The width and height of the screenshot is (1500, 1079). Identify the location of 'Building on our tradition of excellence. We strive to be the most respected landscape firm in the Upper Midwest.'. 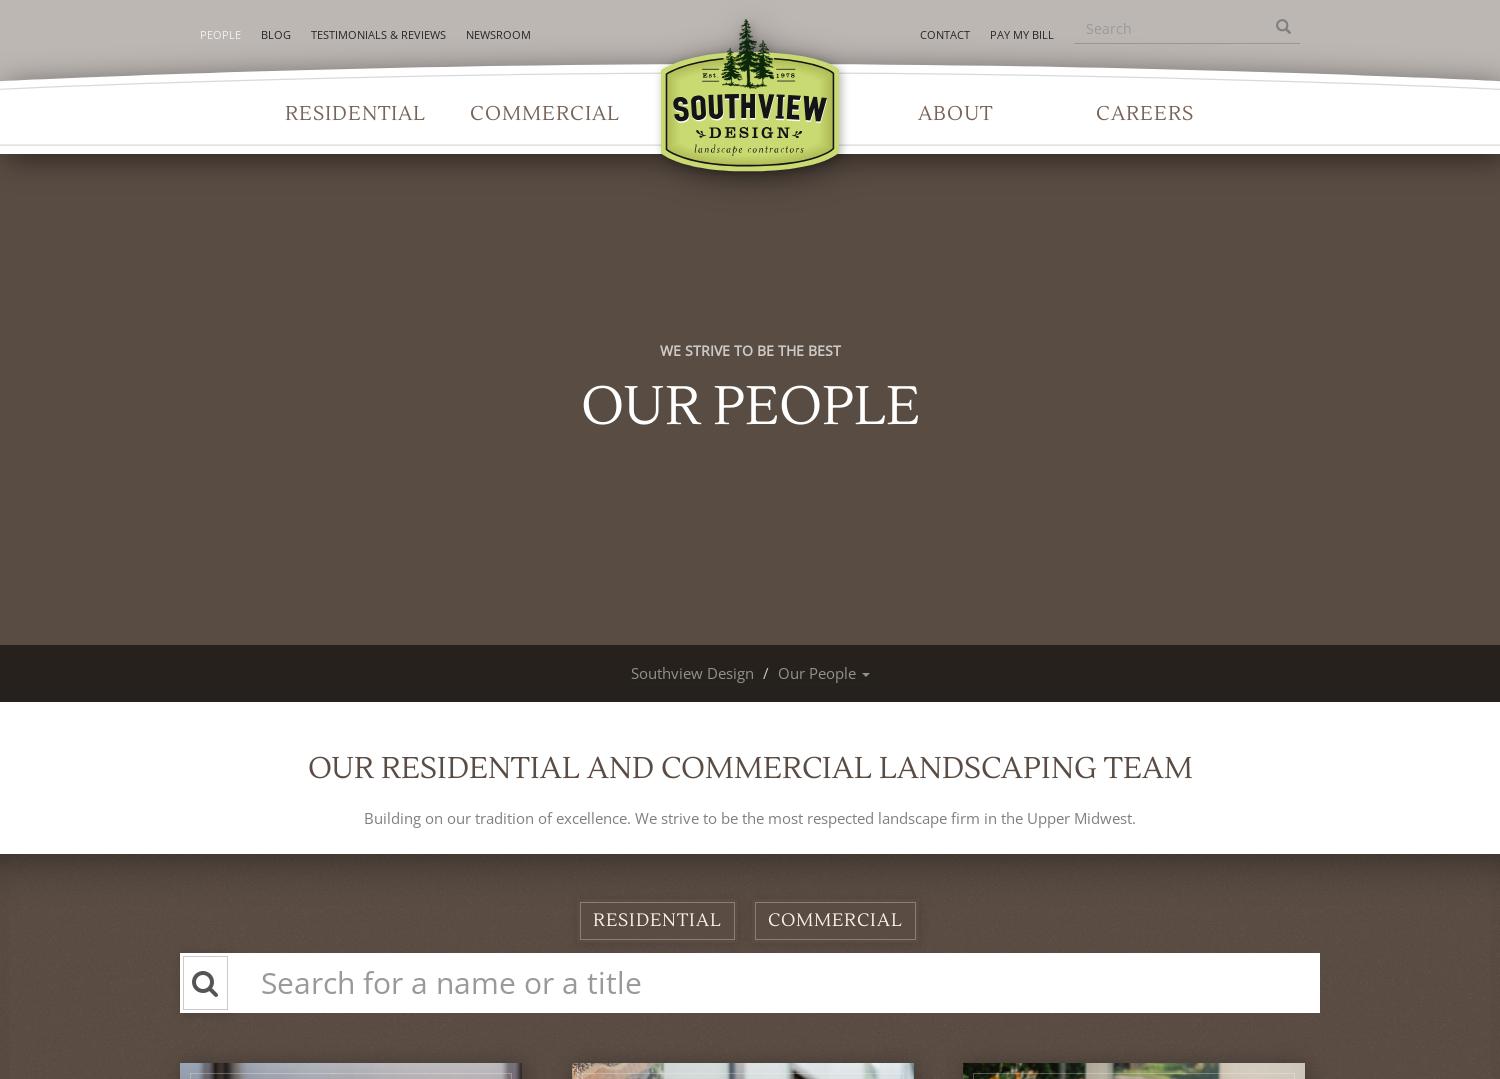
(363, 816).